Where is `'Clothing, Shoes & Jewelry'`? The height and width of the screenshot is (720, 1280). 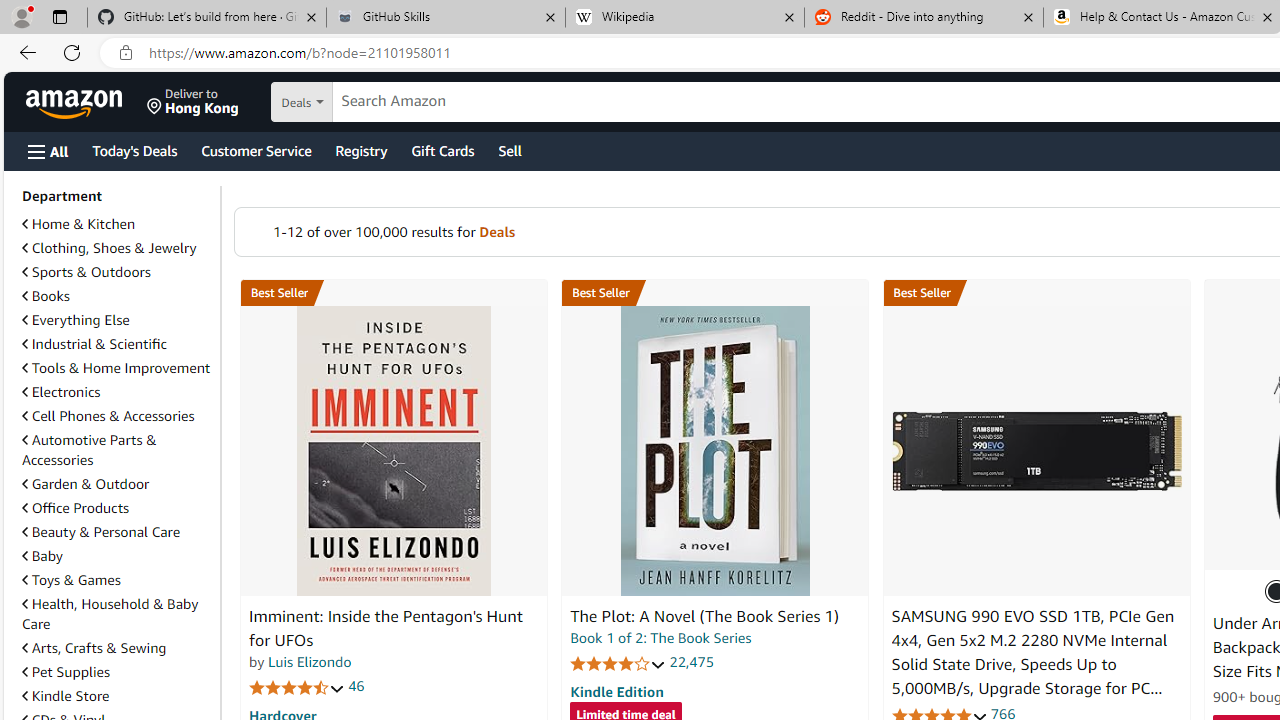
'Clothing, Shoes & Jewelry' is located at coordinates (108, 247).